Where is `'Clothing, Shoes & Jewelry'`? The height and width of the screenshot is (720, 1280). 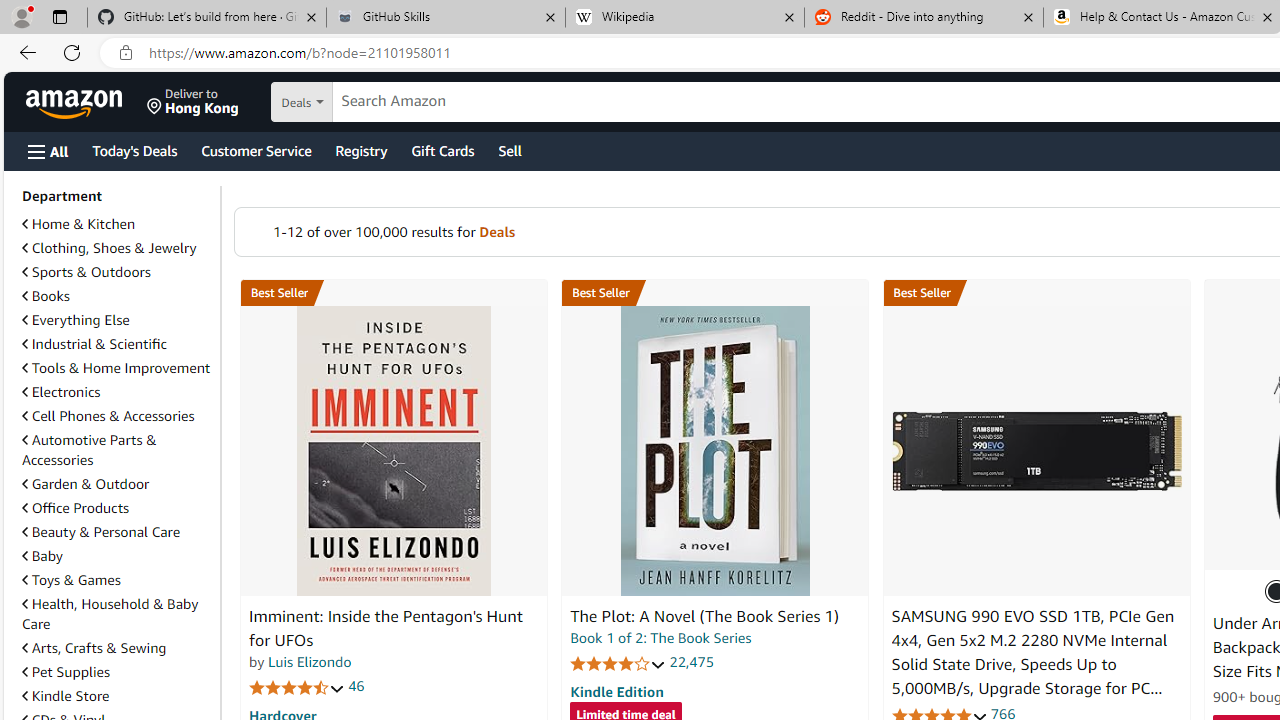
'Clothing, Shoes & Jewelry' is located at coordinates (108, 247).